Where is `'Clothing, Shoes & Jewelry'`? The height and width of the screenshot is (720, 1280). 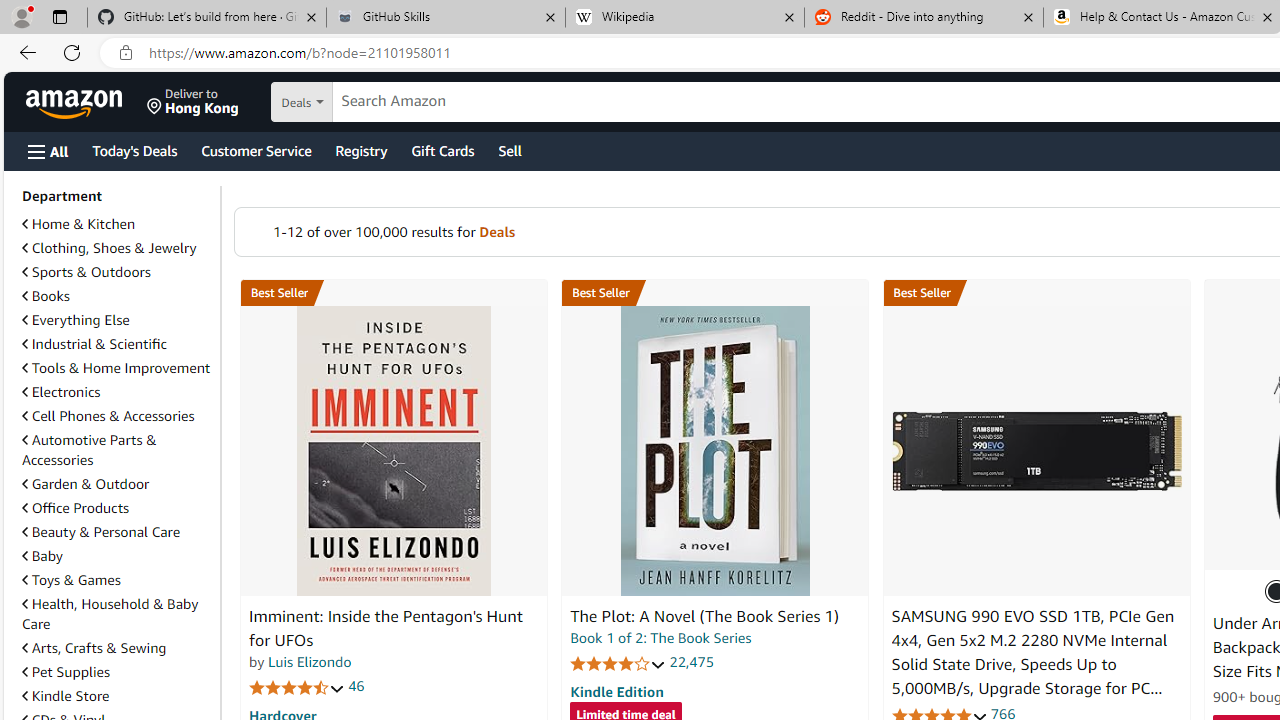
'Clothing, Shoes & Jewelry' is located at coordinates (108, 247).